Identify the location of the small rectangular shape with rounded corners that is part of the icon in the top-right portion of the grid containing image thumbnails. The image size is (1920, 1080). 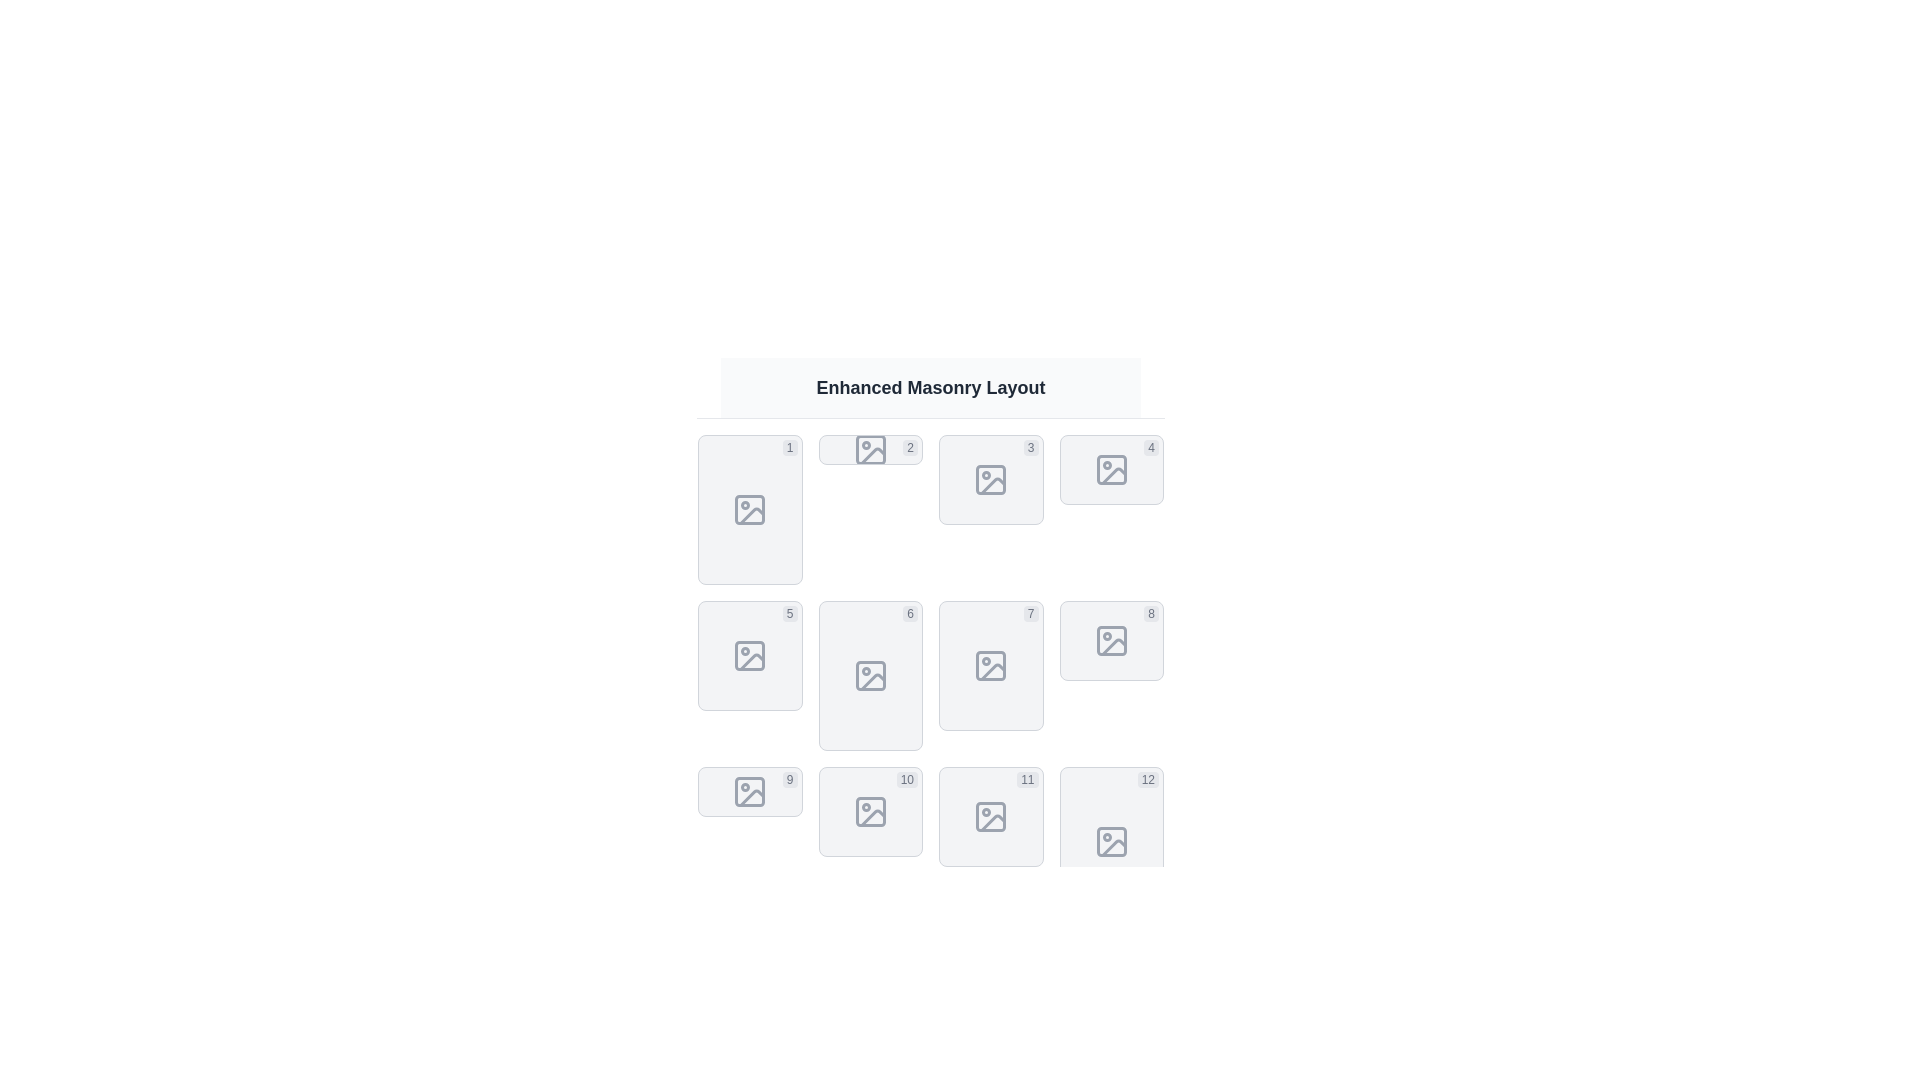
(1110, 470).